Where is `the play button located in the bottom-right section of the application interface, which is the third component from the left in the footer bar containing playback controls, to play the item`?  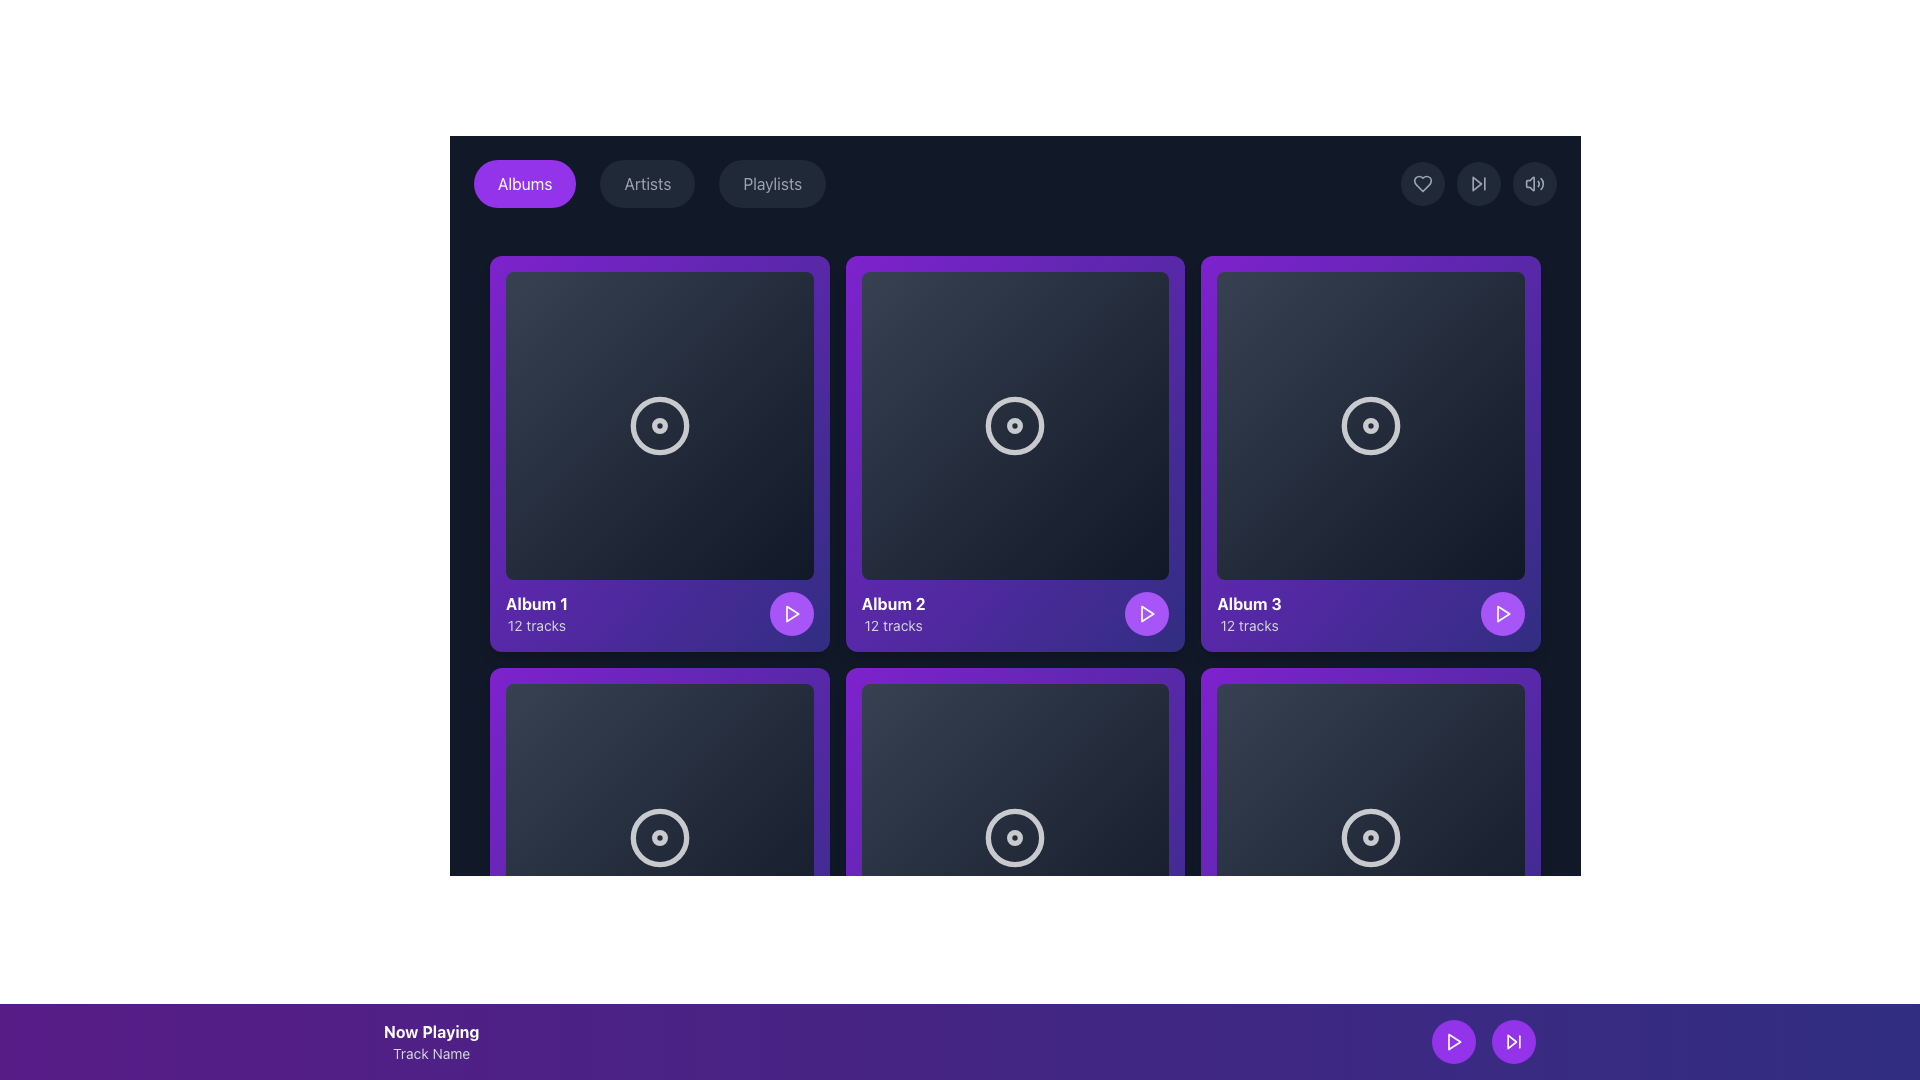
the play button located in the bottom-right section of the application interface, which is the third component from the left in the footer bar containing playback controls, to play the item is located at coordinates (1147, 1025).